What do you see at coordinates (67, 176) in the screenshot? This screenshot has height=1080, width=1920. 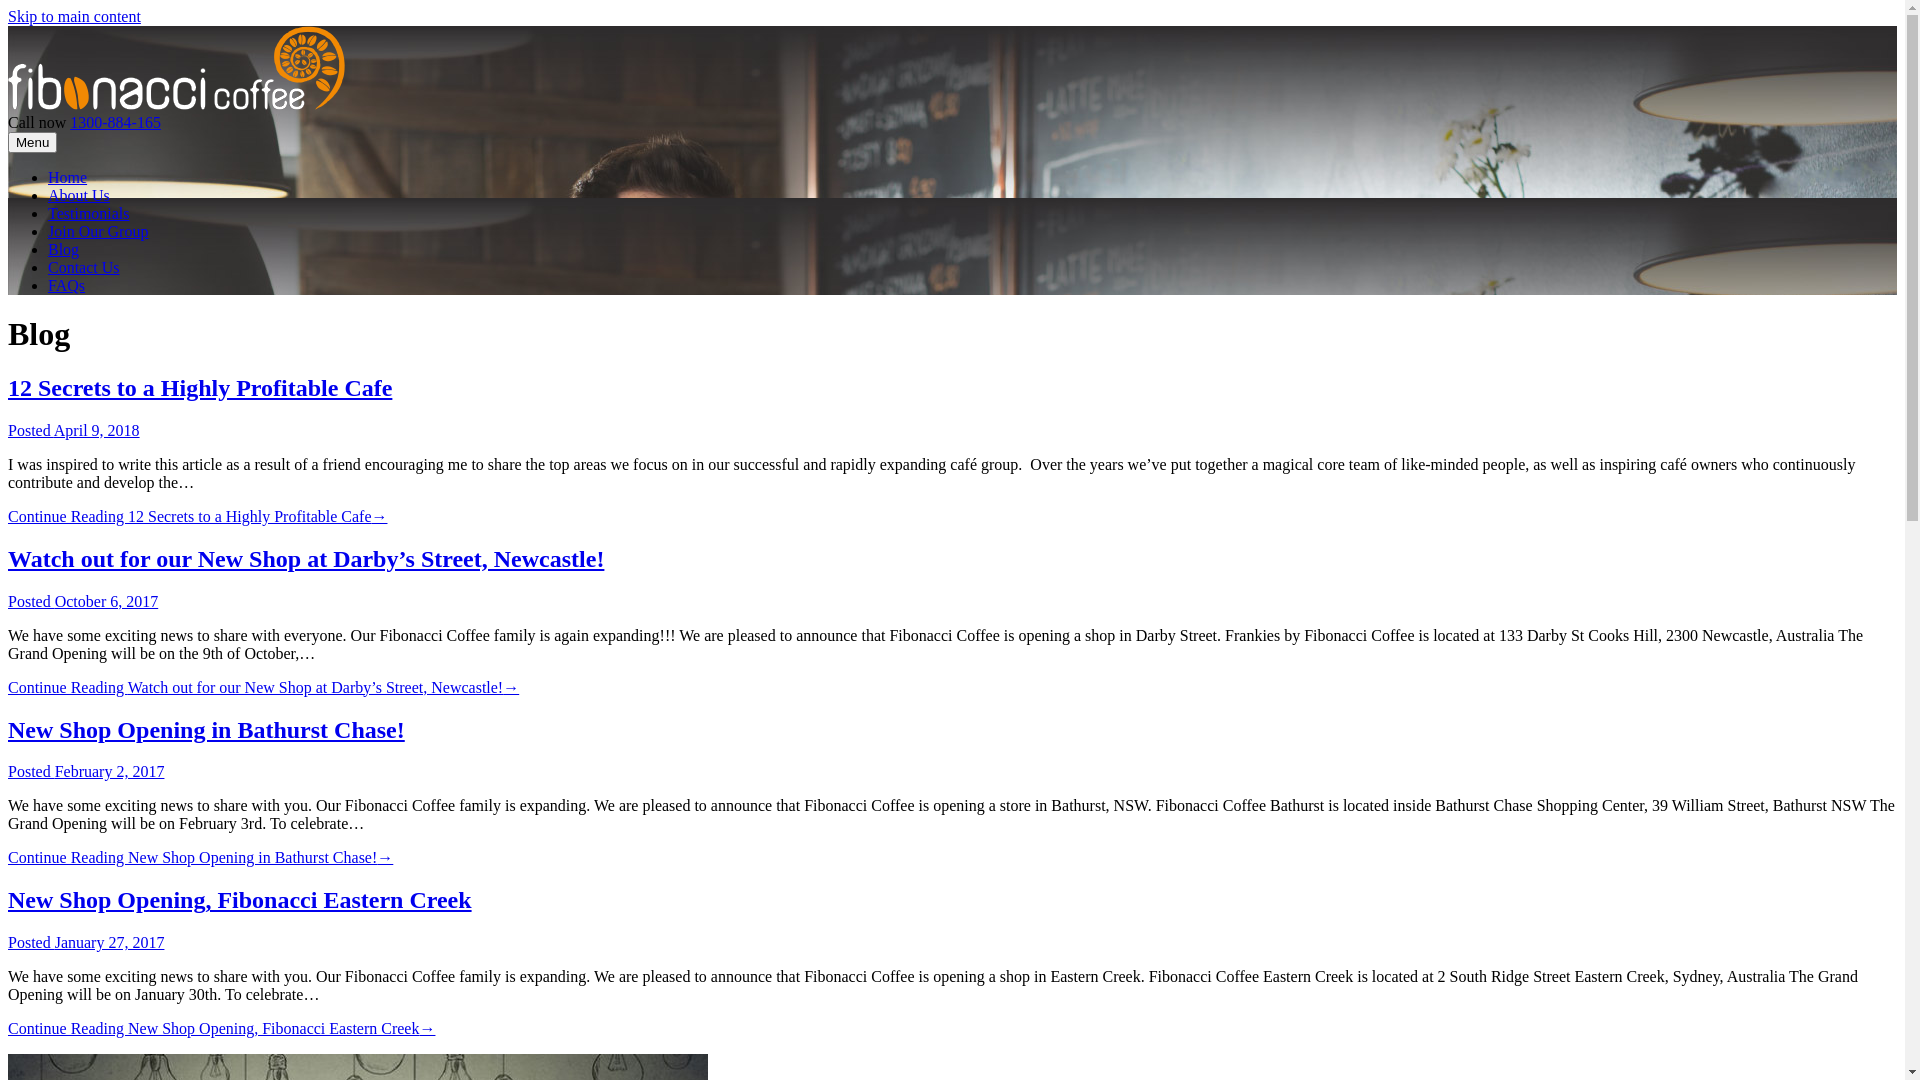 I see `'Home'` at bounding box center [67, 176].